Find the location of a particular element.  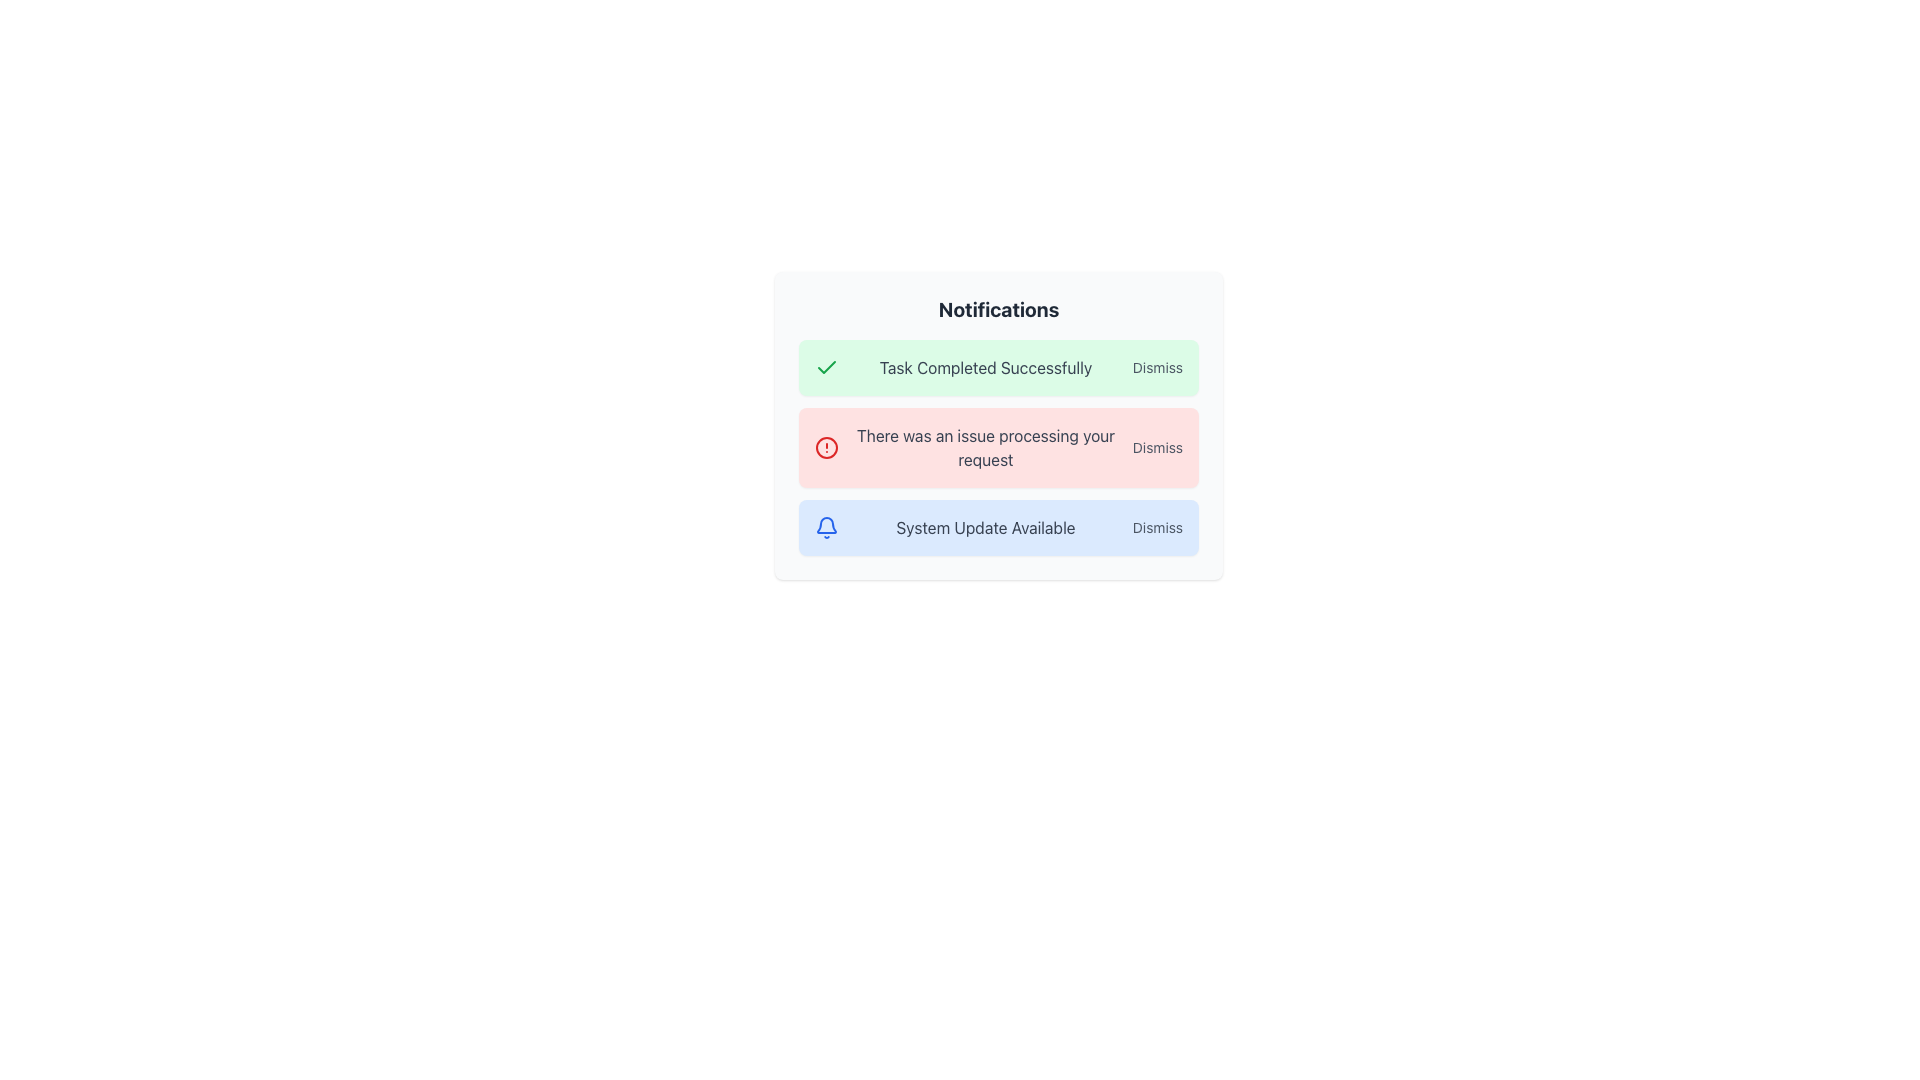

the green checkmark icon indicating successful completion, located in the first notification bar stating 'Task Completed Successfully' is located at coordinates (826, 367).